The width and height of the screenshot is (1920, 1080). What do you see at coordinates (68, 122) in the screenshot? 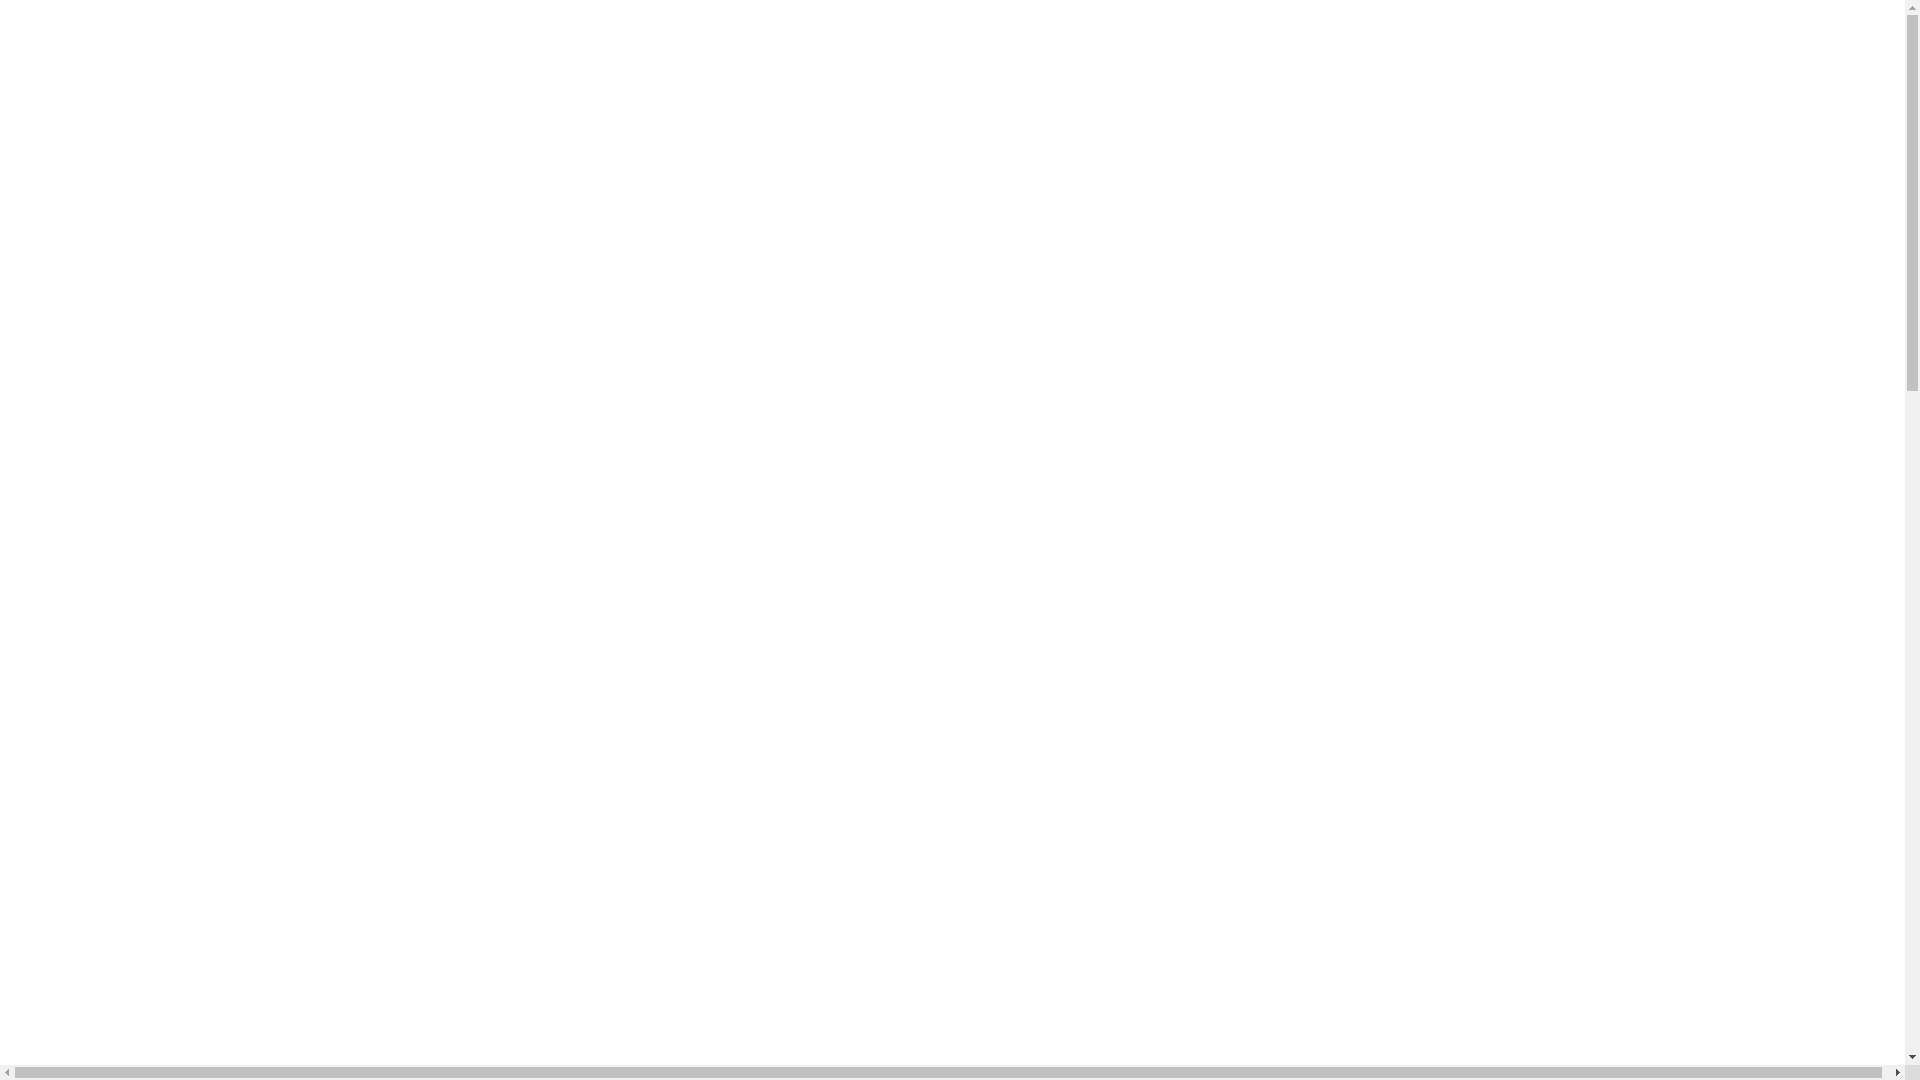
I see `'CART'` at bounding box center [68, 122].